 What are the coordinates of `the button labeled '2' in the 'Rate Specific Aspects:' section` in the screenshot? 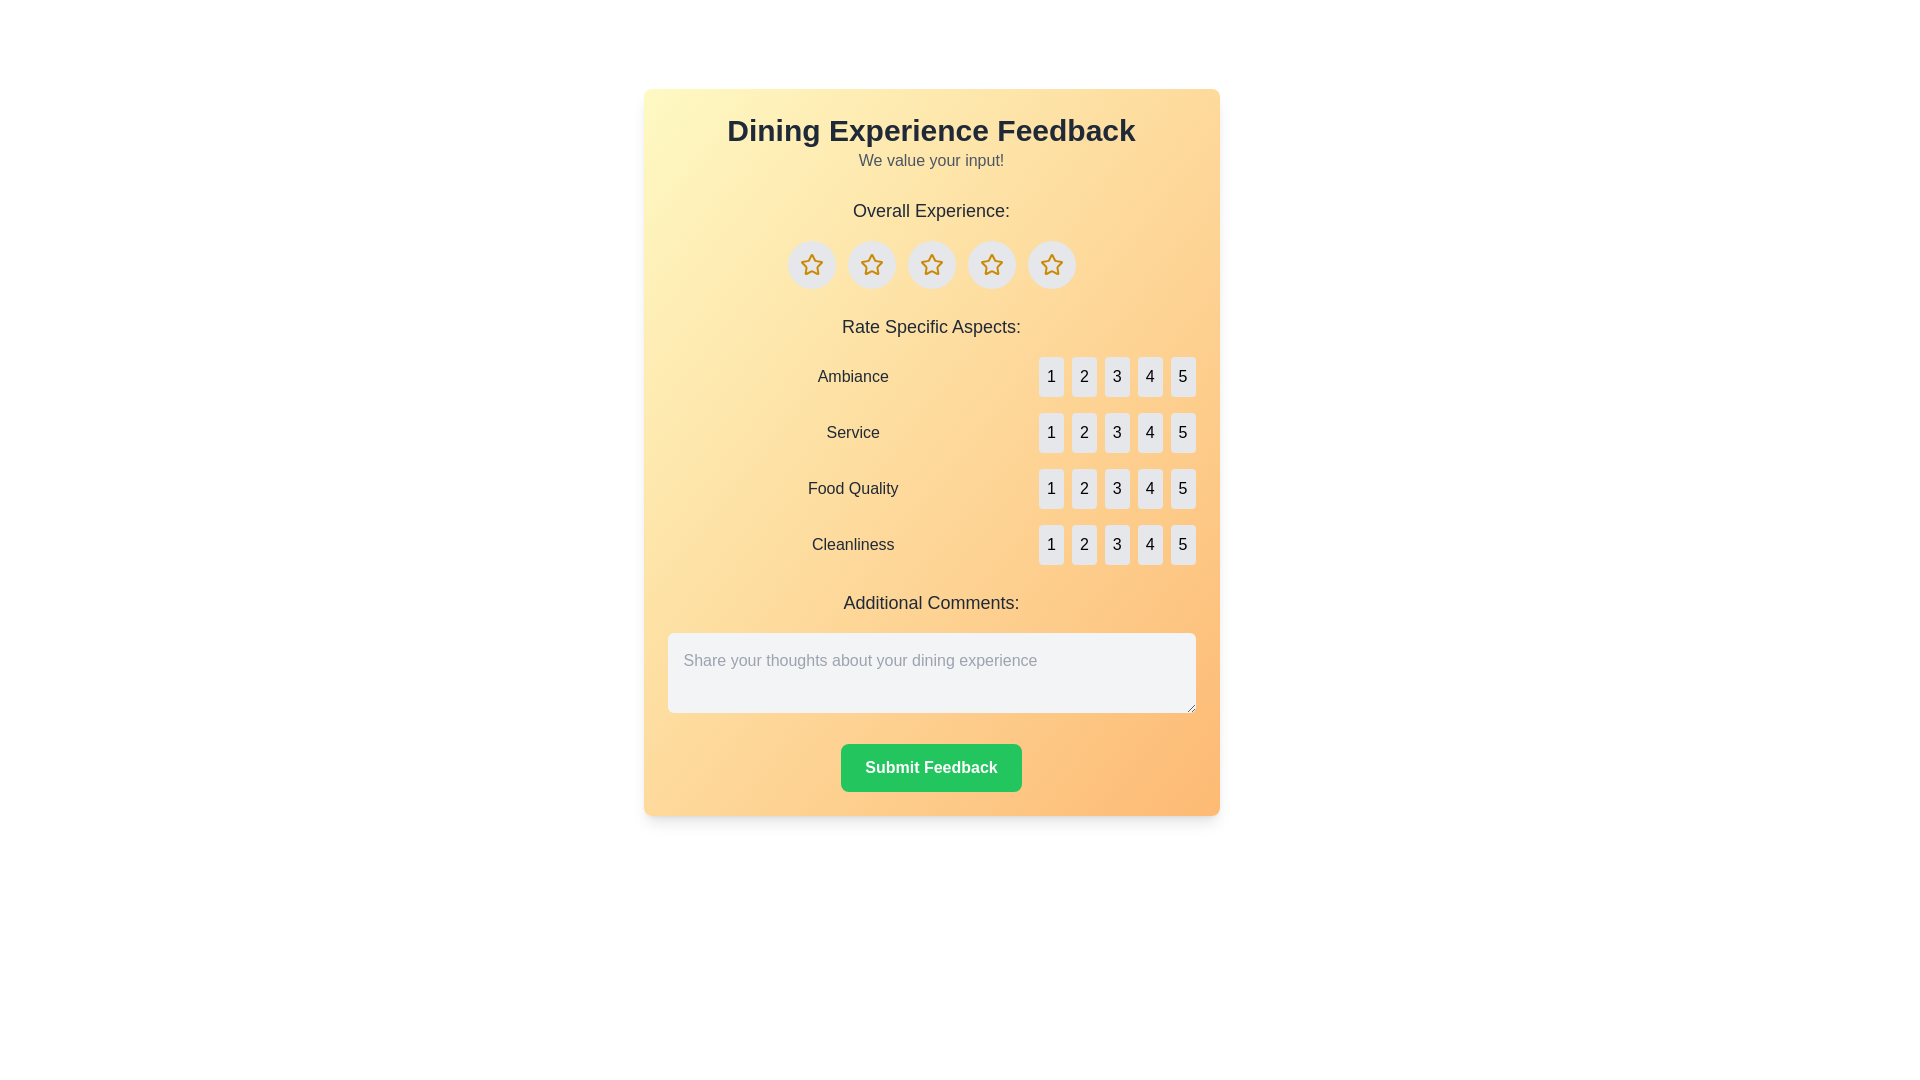 It's located at (1083, 377).